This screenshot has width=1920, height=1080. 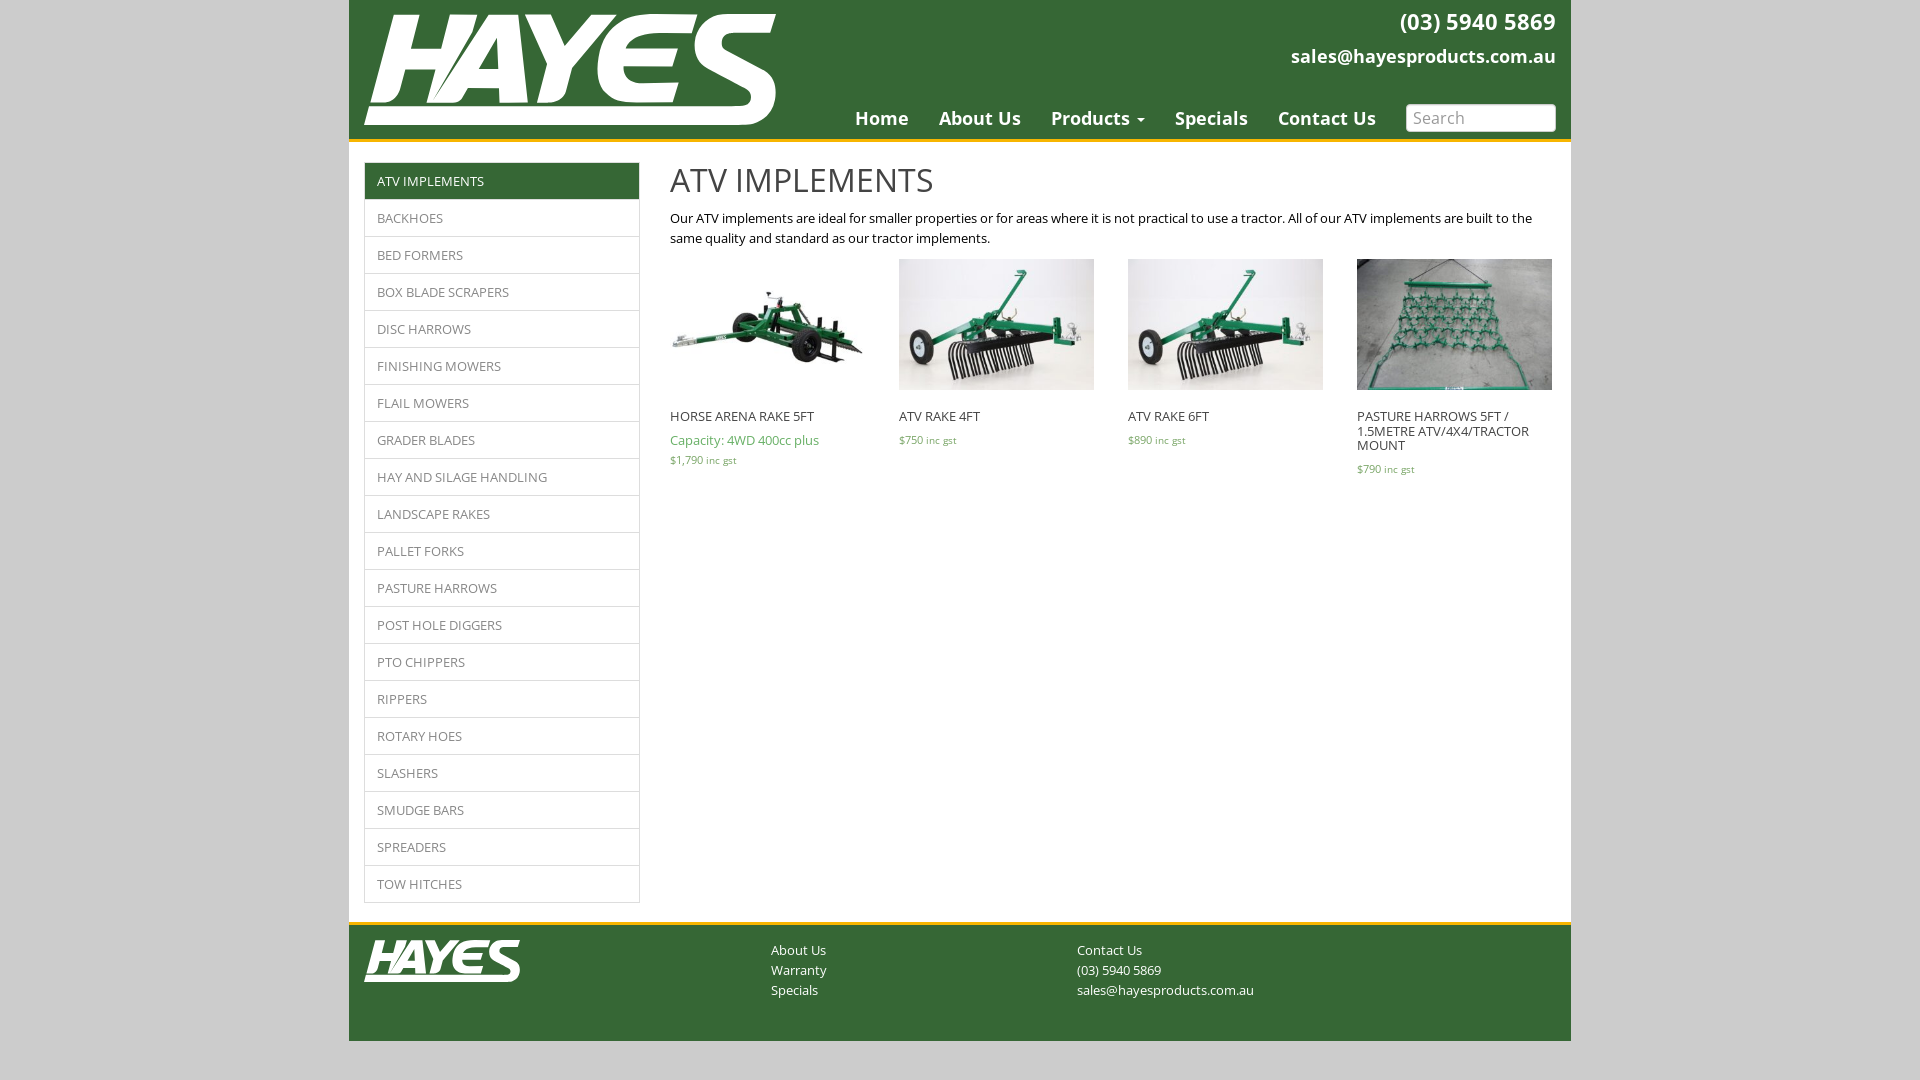 What do you see at coordinates (1326, 118) in the screenshot?
I see `'Contact Us'` at bounding box center [1326, 118].